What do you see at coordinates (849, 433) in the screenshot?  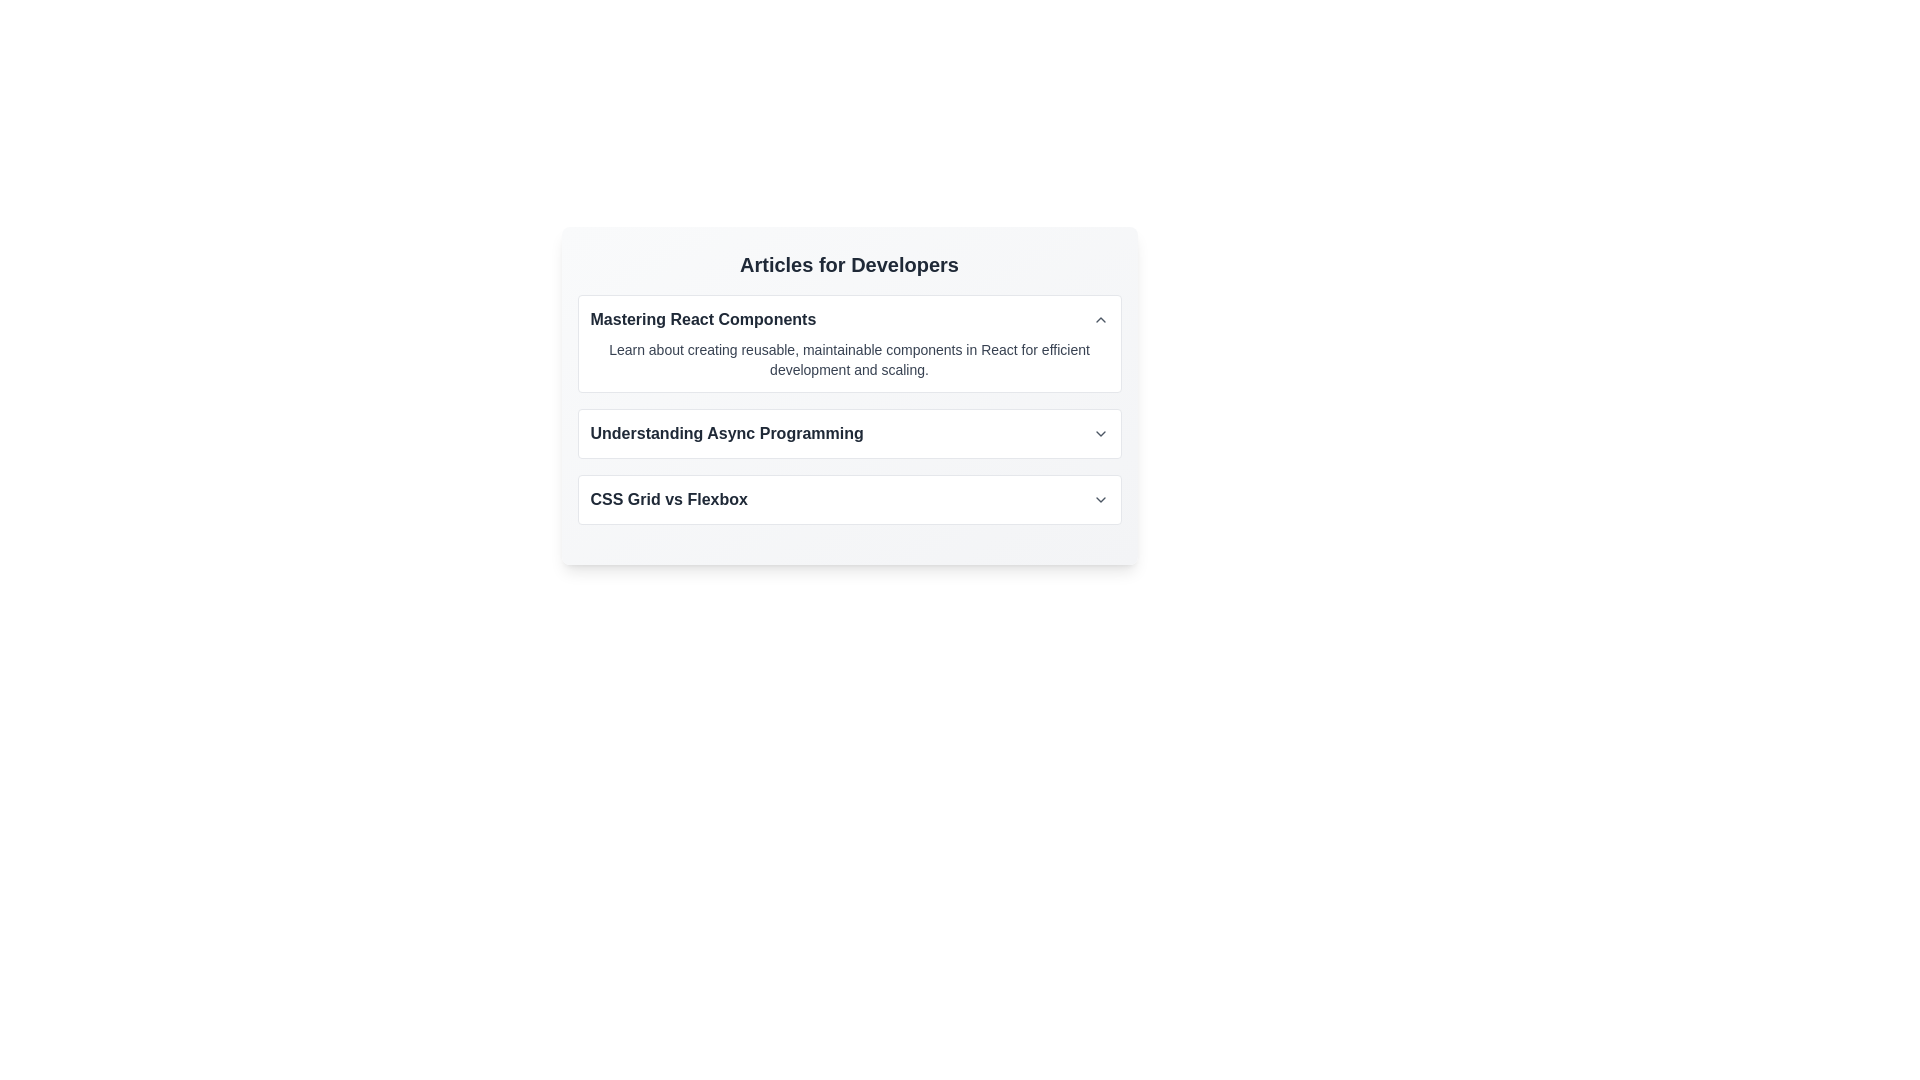 I see `the collapsible section header for asynchronous programming` at bounding box center [849, 433].